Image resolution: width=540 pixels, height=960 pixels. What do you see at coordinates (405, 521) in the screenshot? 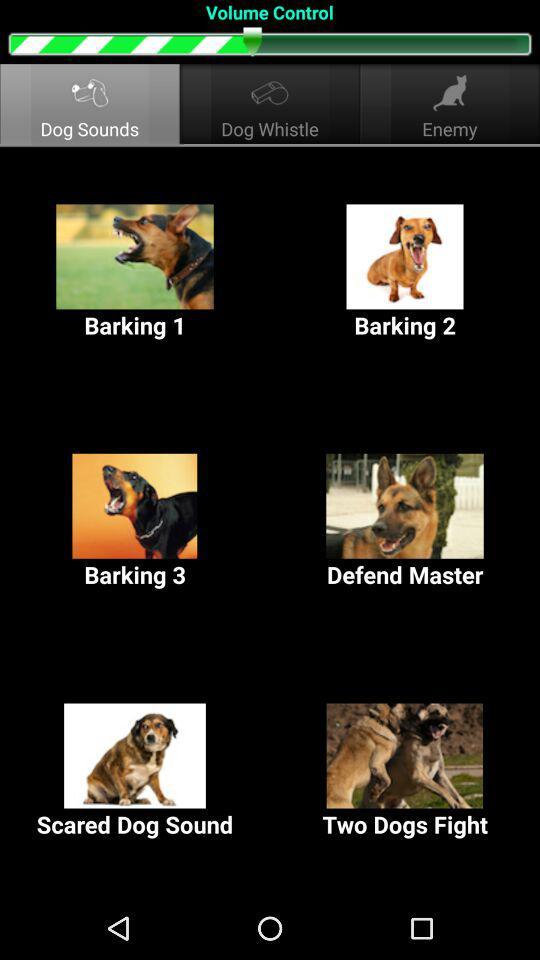
I see `icon above scared dog sound icon` at bounding box center [405, 521].